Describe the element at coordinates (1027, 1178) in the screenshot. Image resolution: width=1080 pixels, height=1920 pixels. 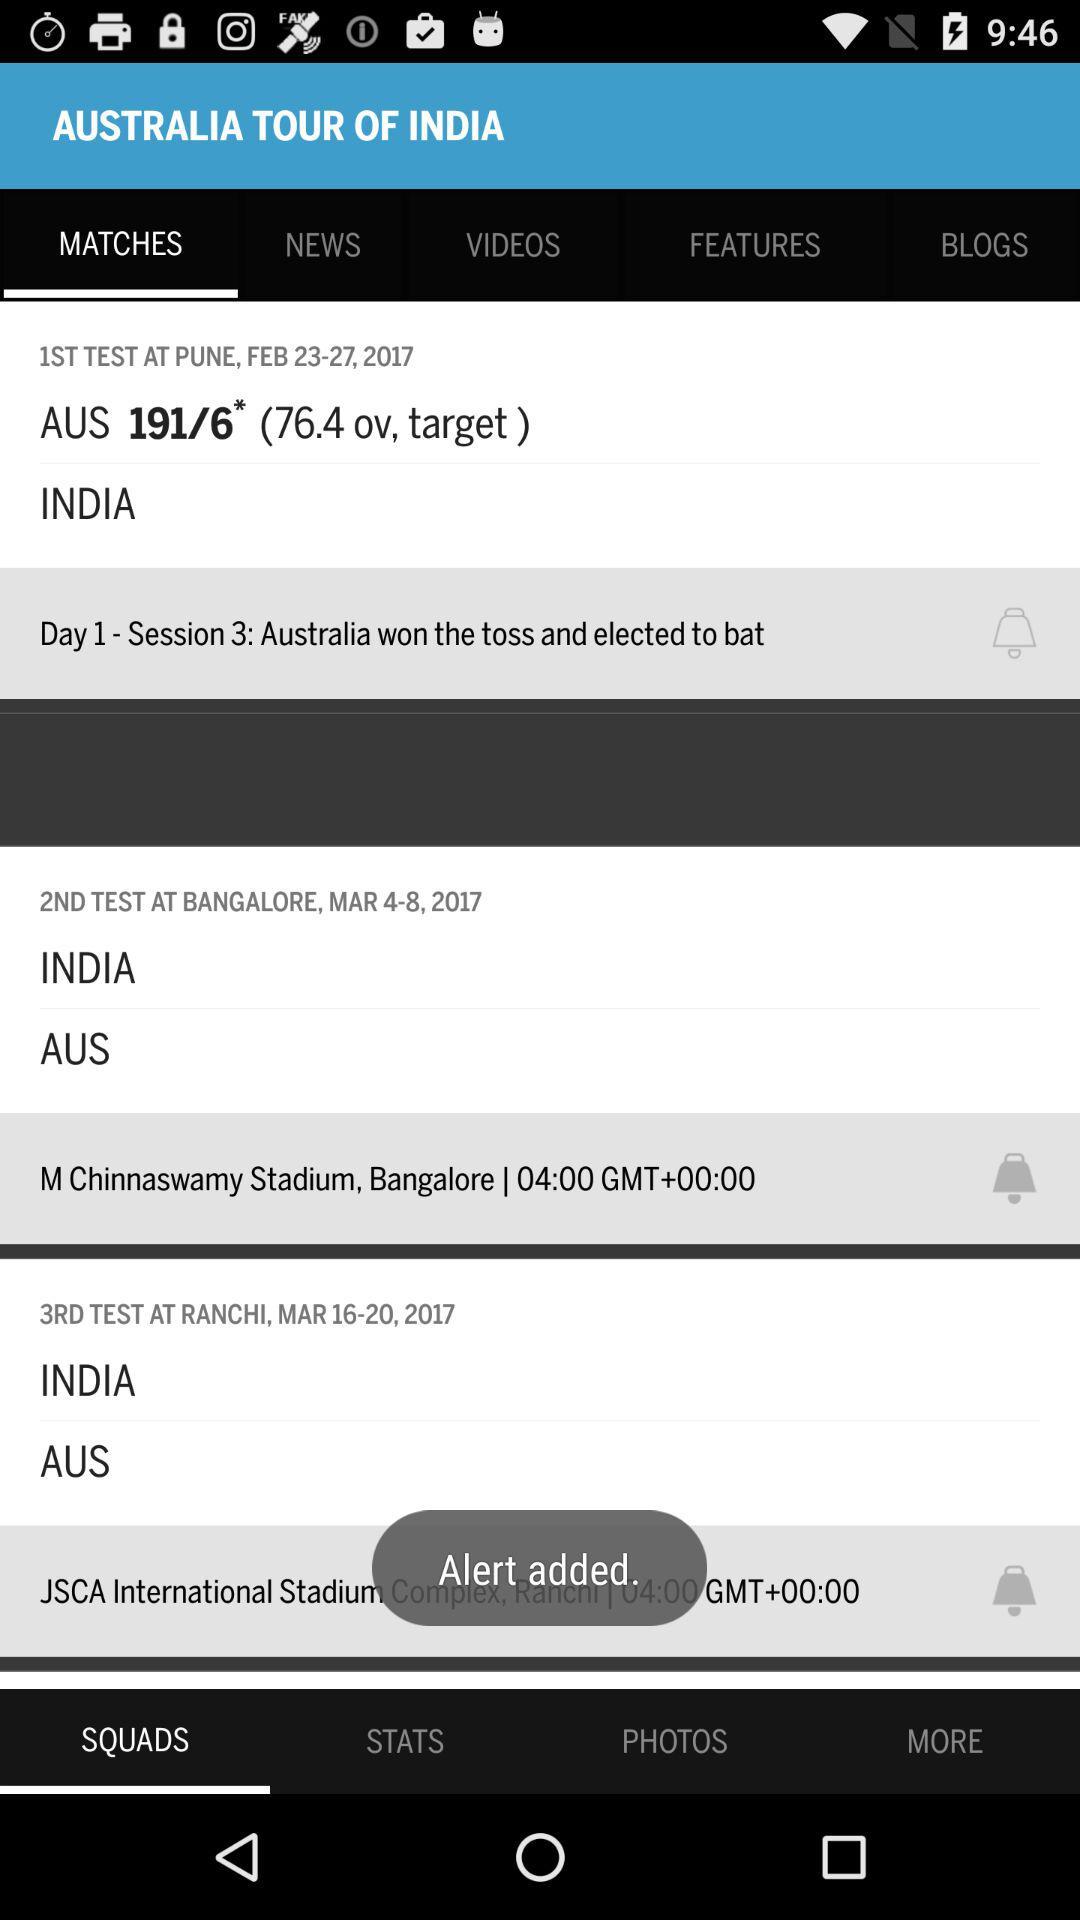
I see `notification` at that location.